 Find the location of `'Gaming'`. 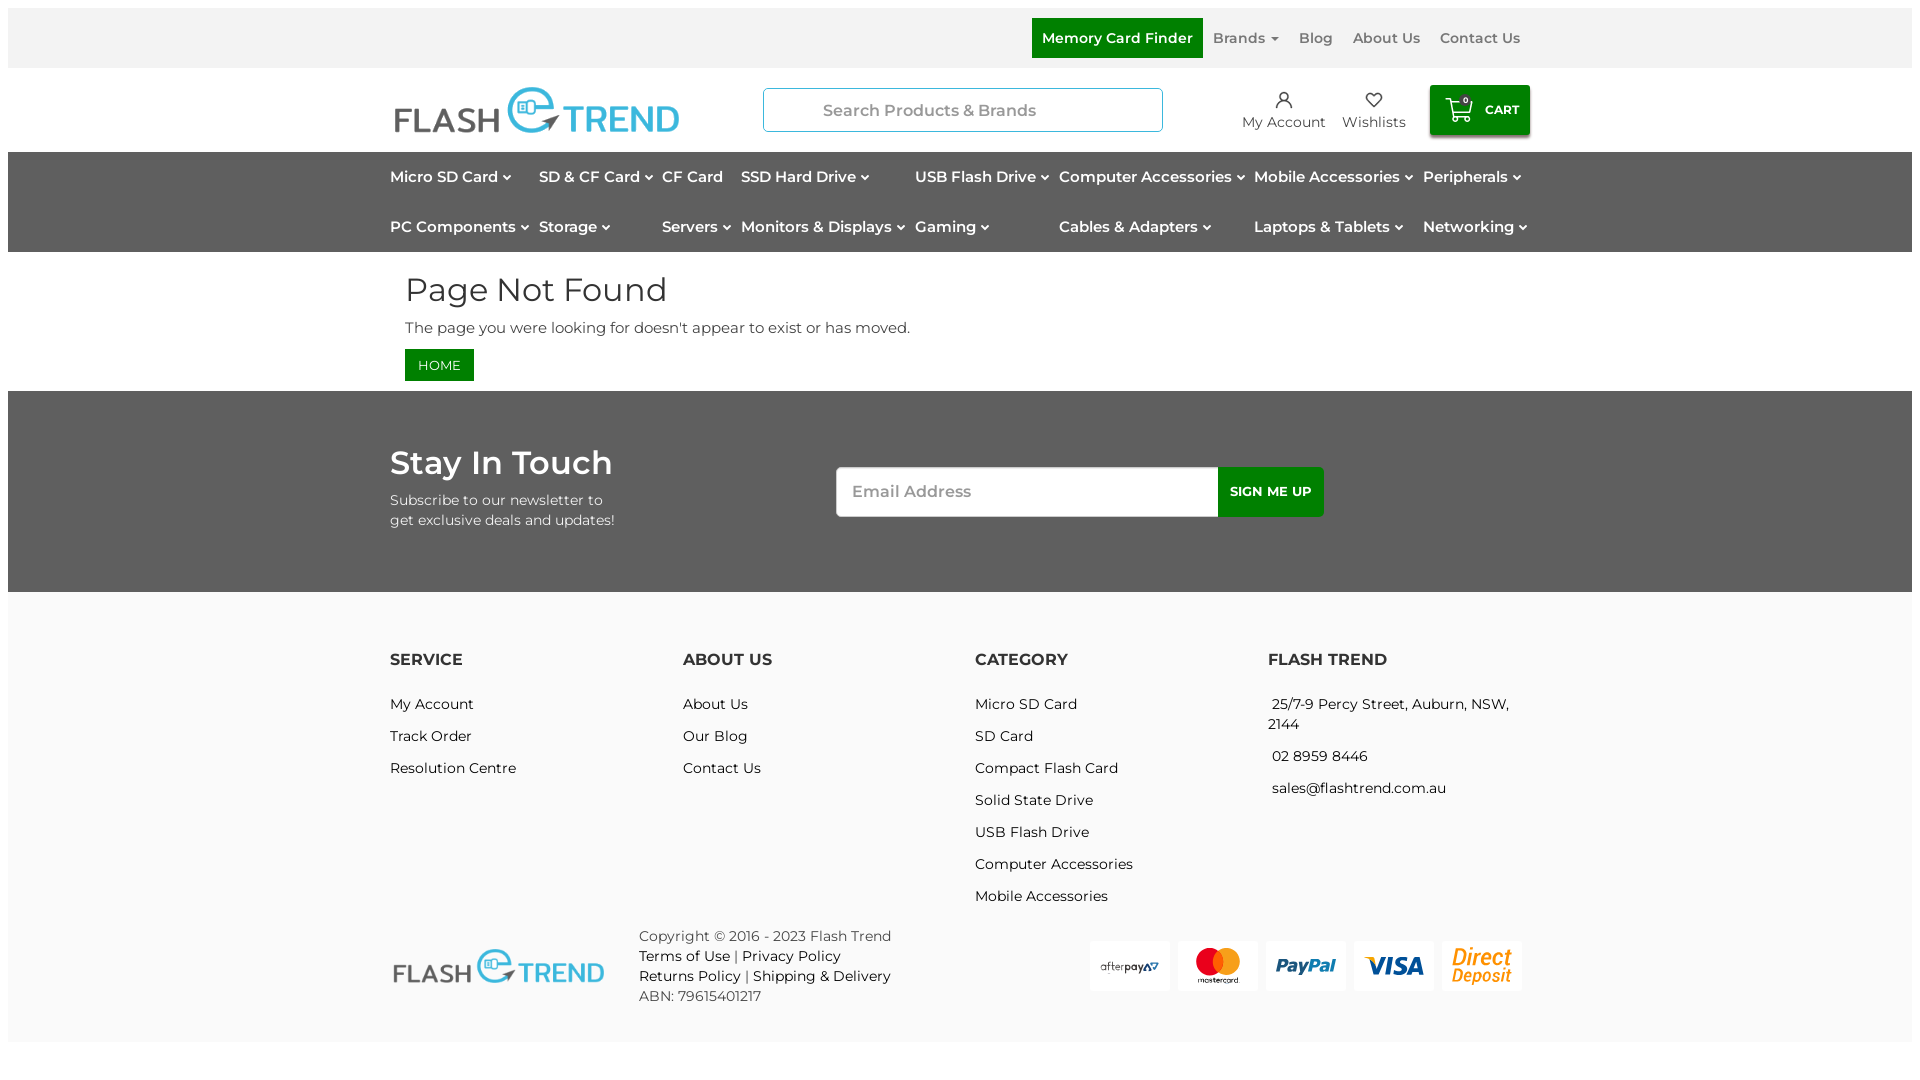

'Gaming' is located at coordinates (952, 226).